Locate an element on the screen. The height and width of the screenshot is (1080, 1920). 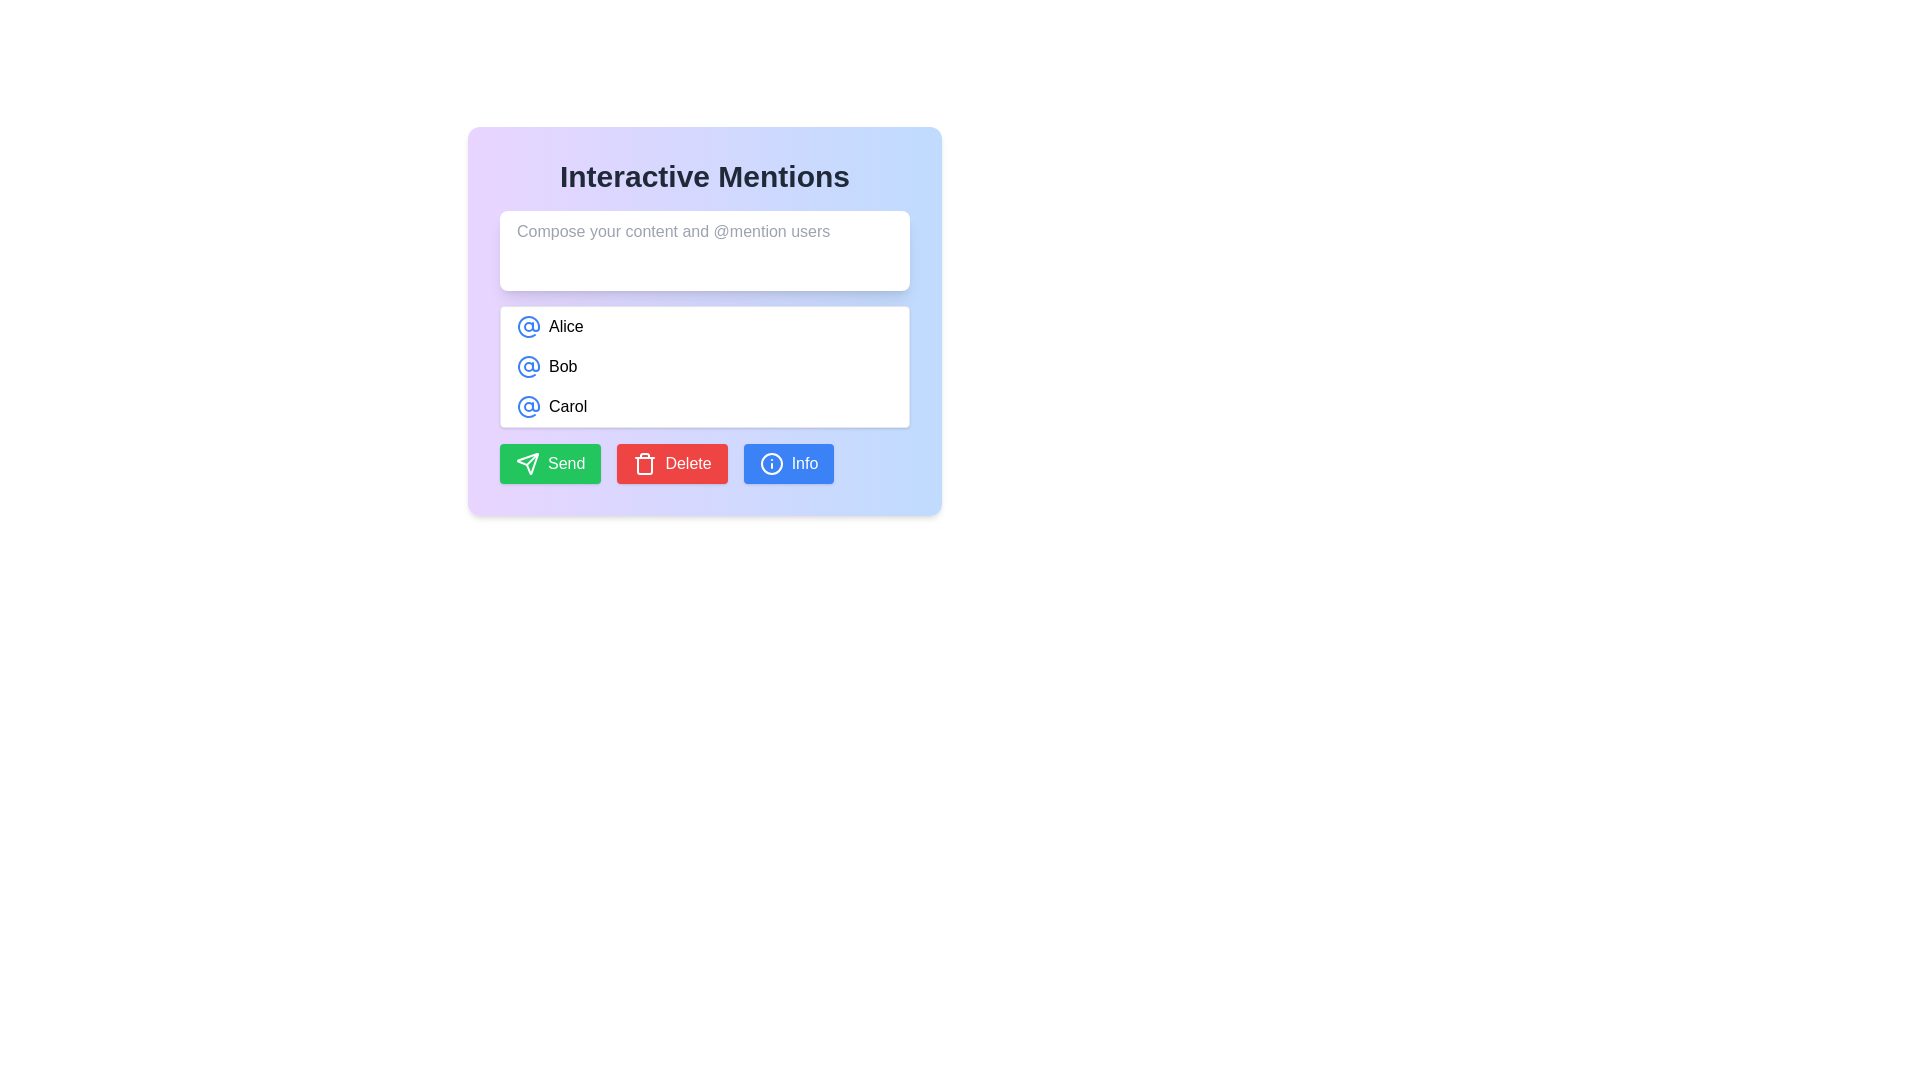
the lower-left segment of the paper airplane icon on the green 'Send' button is located at coordinates (528, 463).